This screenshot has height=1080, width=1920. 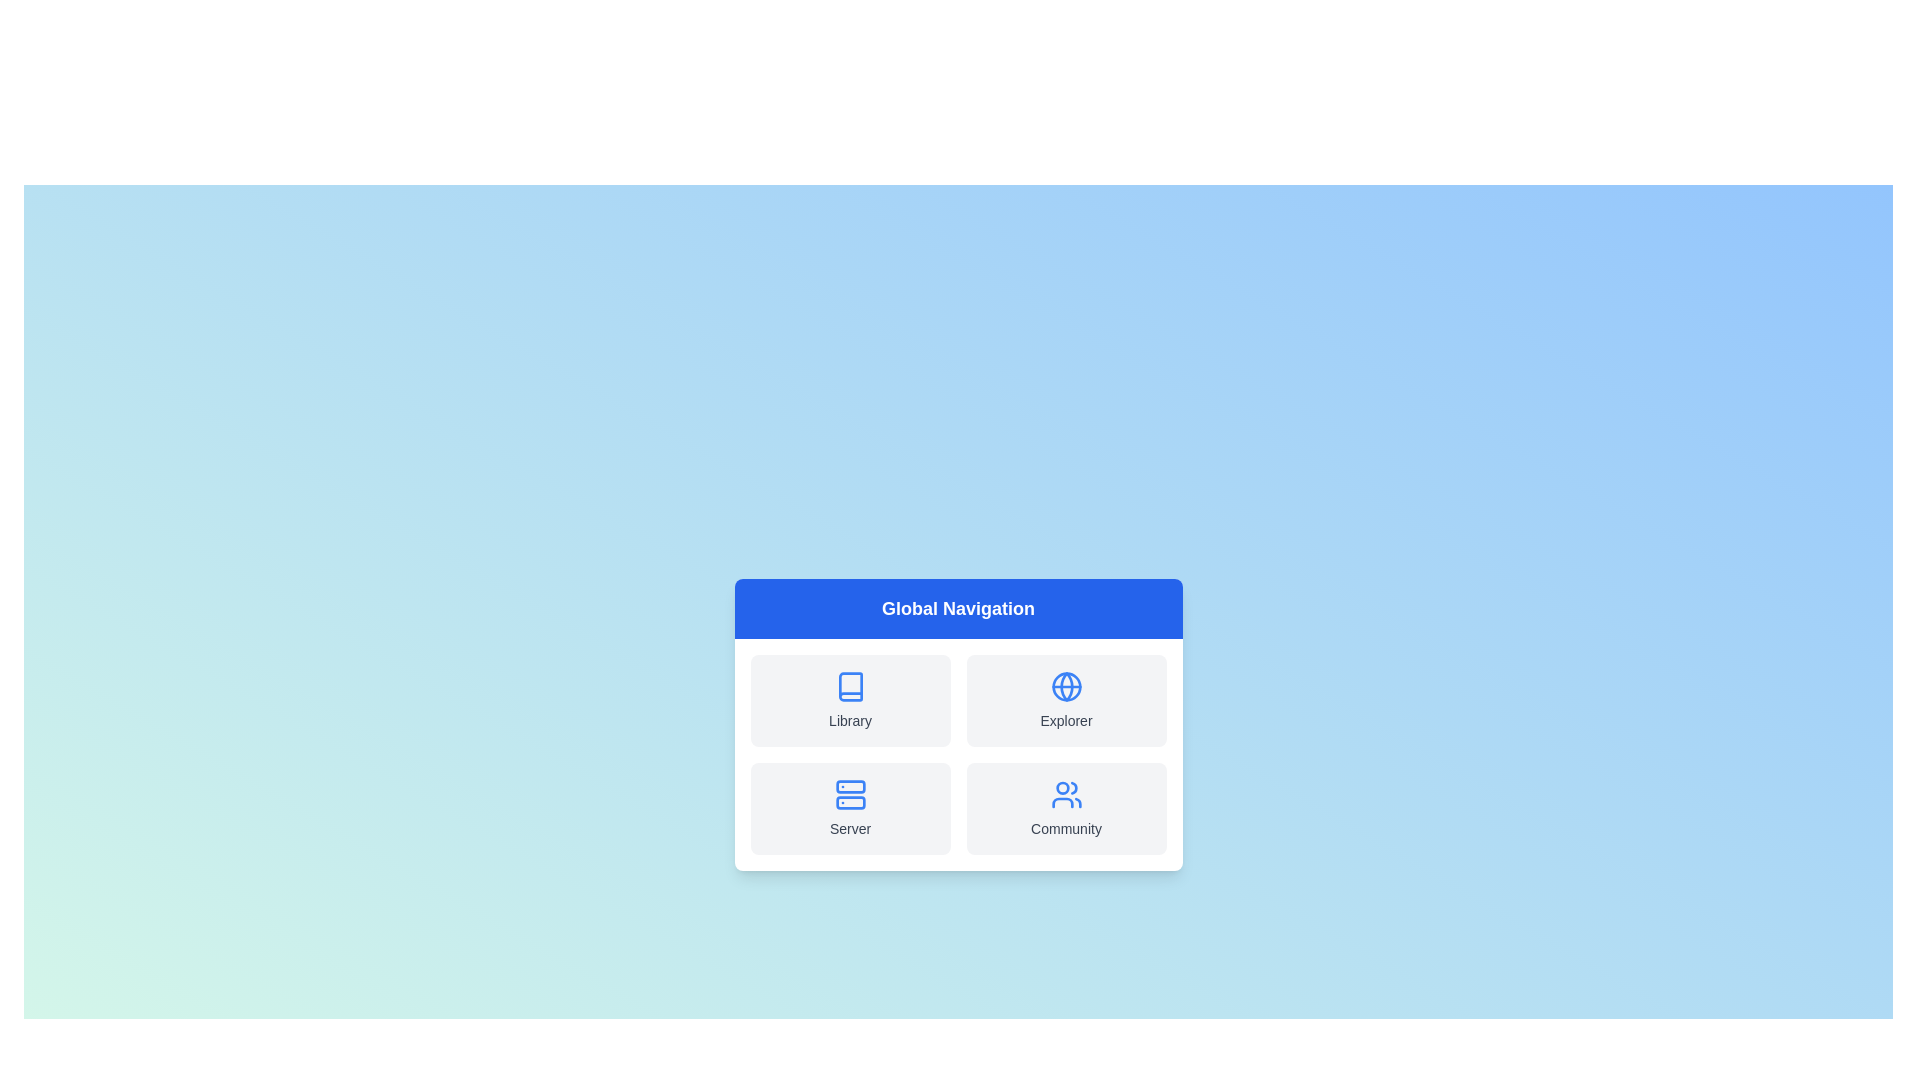 What do you see at coordinates (850, 700) in the screenshot?
I see `the navigation option Library to observe its hover effect` at bounding box center [850, 700].